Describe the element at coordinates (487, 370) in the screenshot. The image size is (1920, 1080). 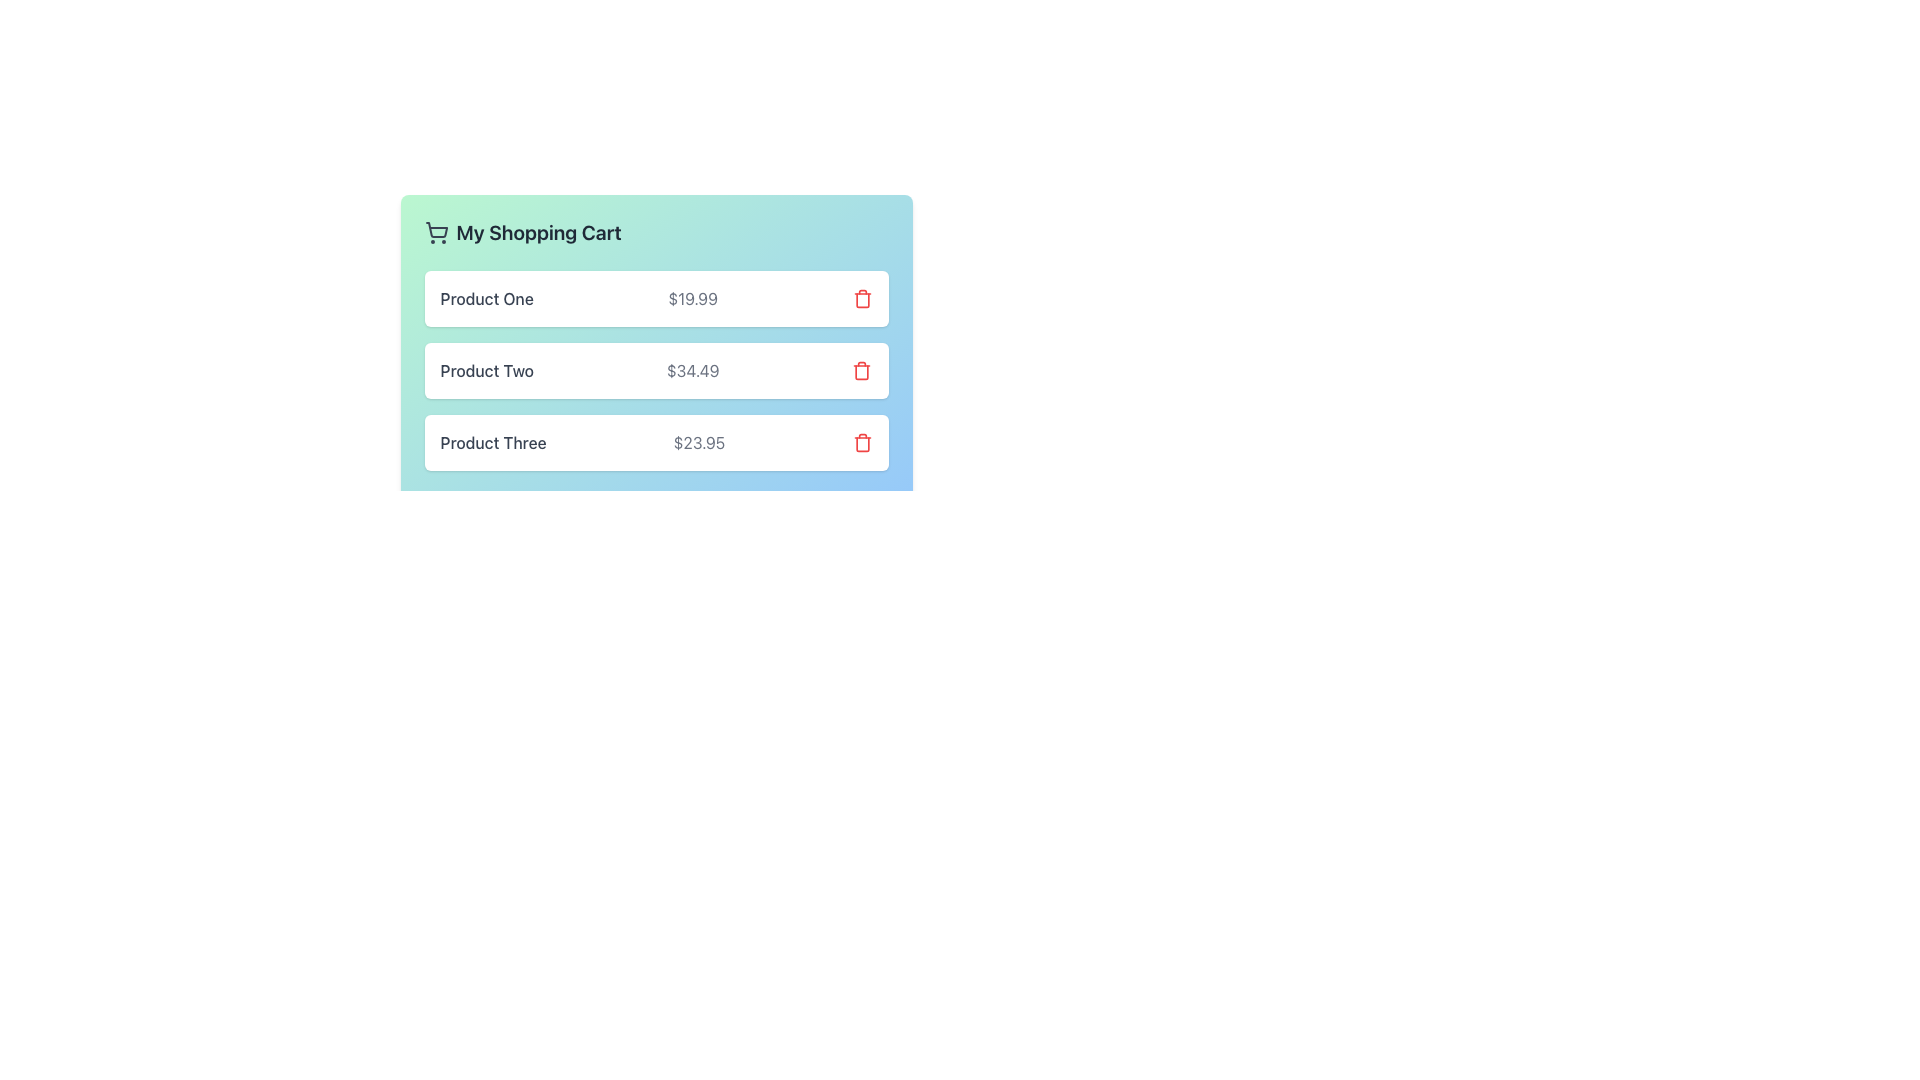
I see `the text 'Product Two' displayed in a medium-sized gray font, located in the second row of the shopping cart list next to the price '$34.49'` at that location.